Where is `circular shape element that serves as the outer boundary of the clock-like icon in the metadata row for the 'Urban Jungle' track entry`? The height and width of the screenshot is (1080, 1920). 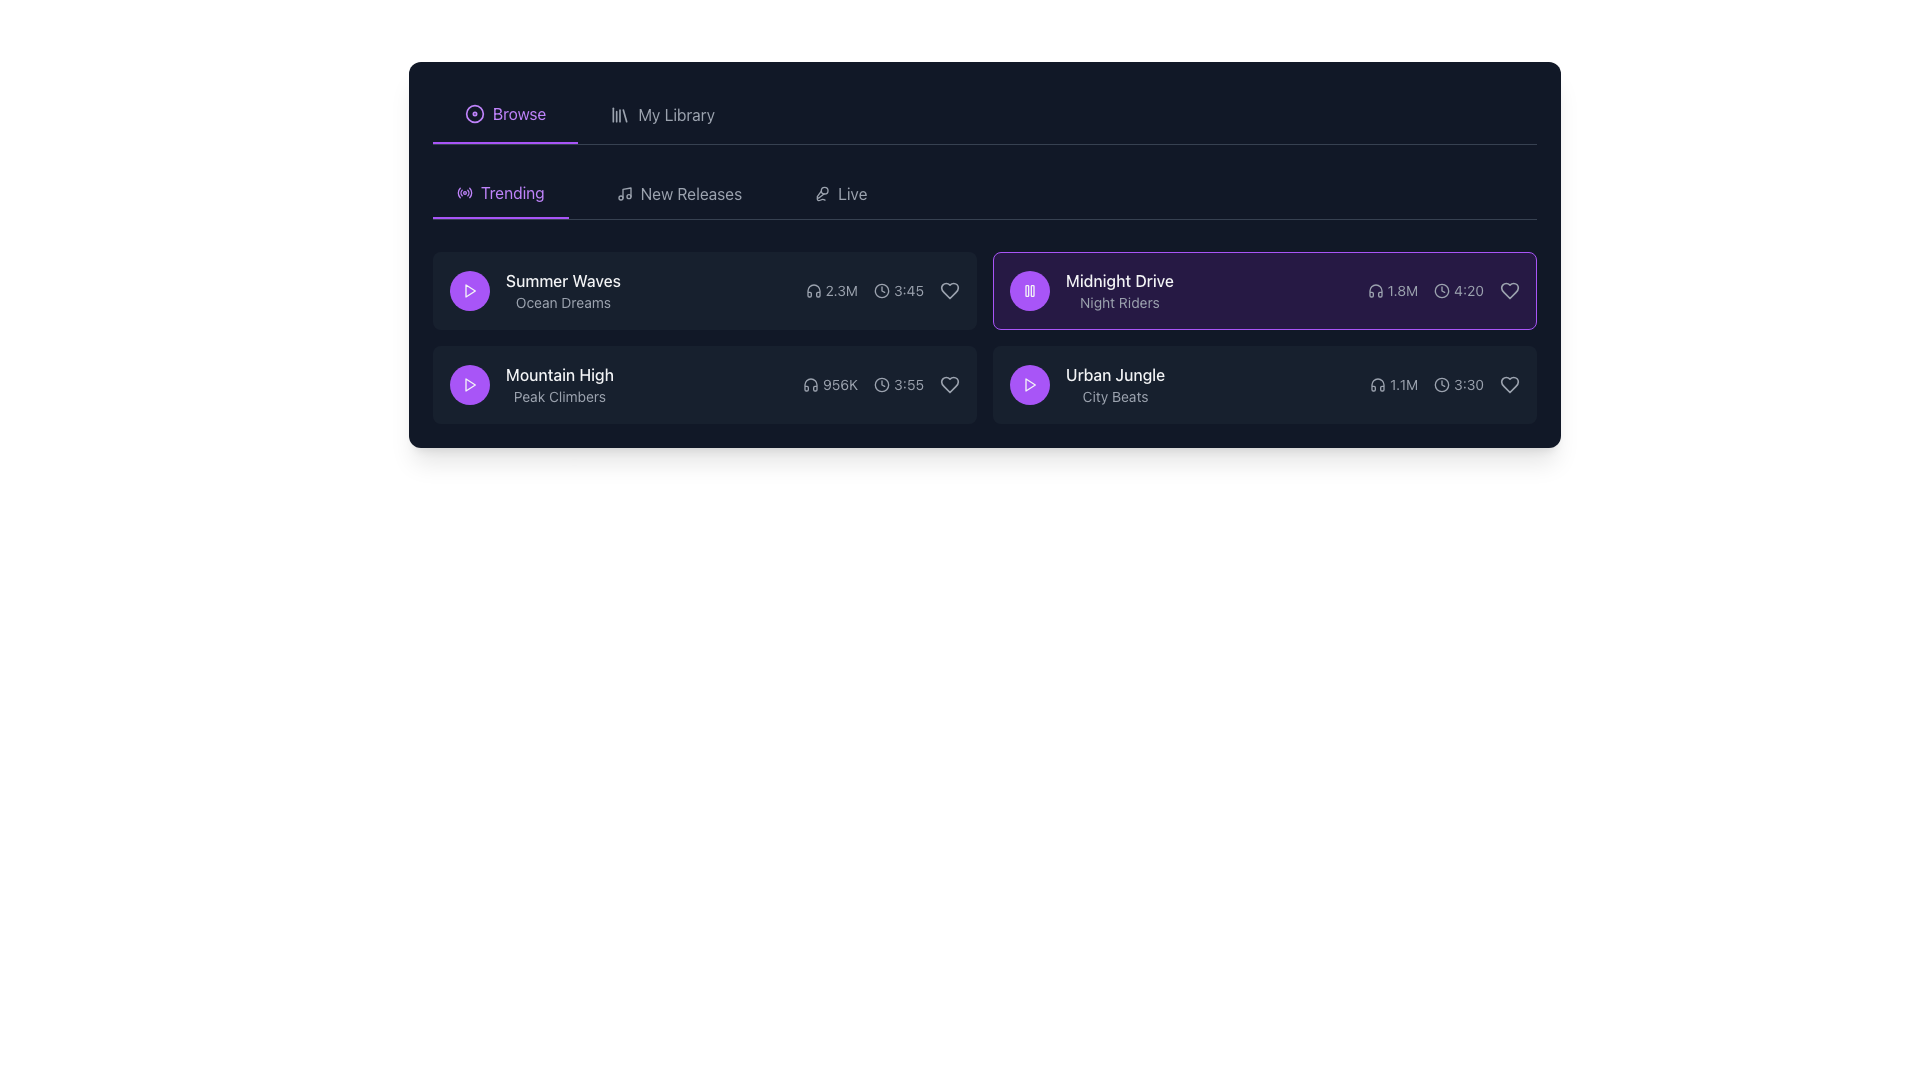 circular shape element that serves as the outer boundary of the clock-like icon in the metadata row for the 'Urban Jungle' track entry is located at coordinates (1442, 385).